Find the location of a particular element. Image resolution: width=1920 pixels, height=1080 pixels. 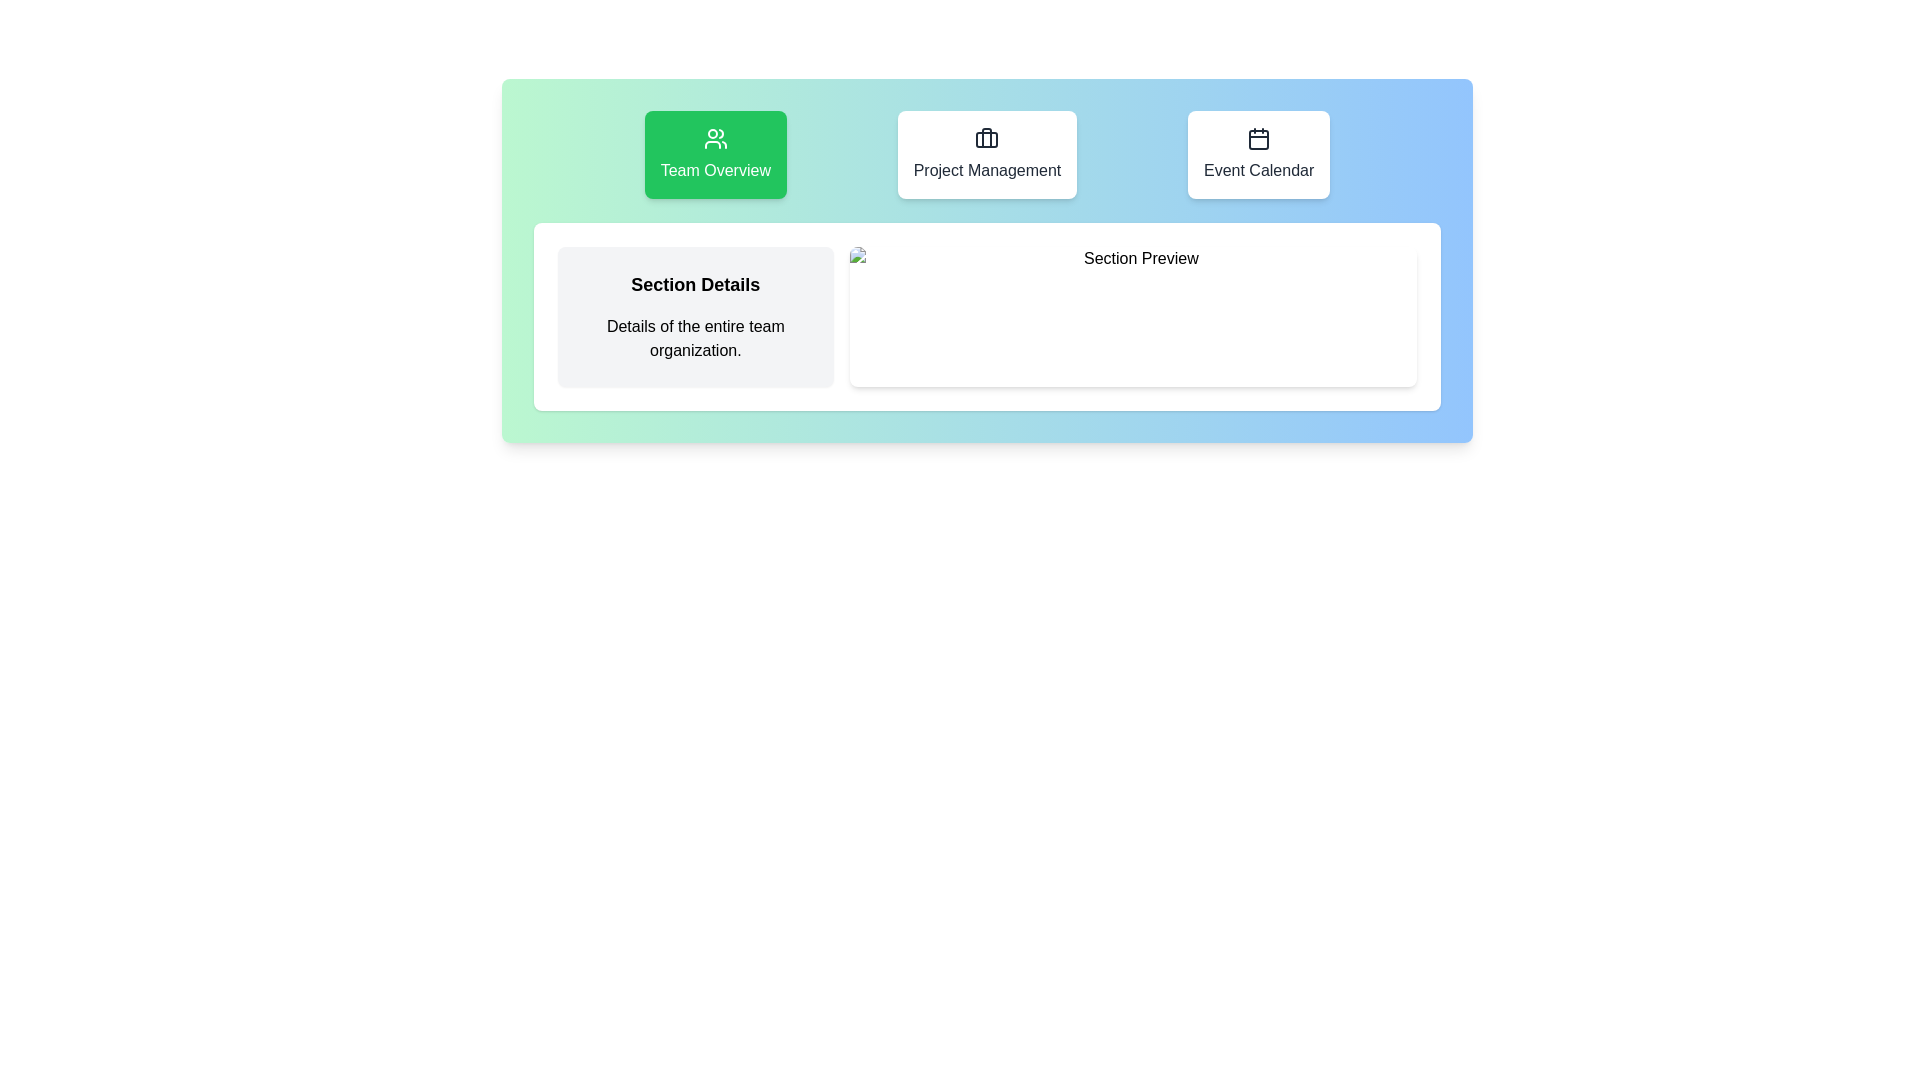

the vertical line within the suitcase icon in the 'Project Management' button is located at coordinates (987, 137).